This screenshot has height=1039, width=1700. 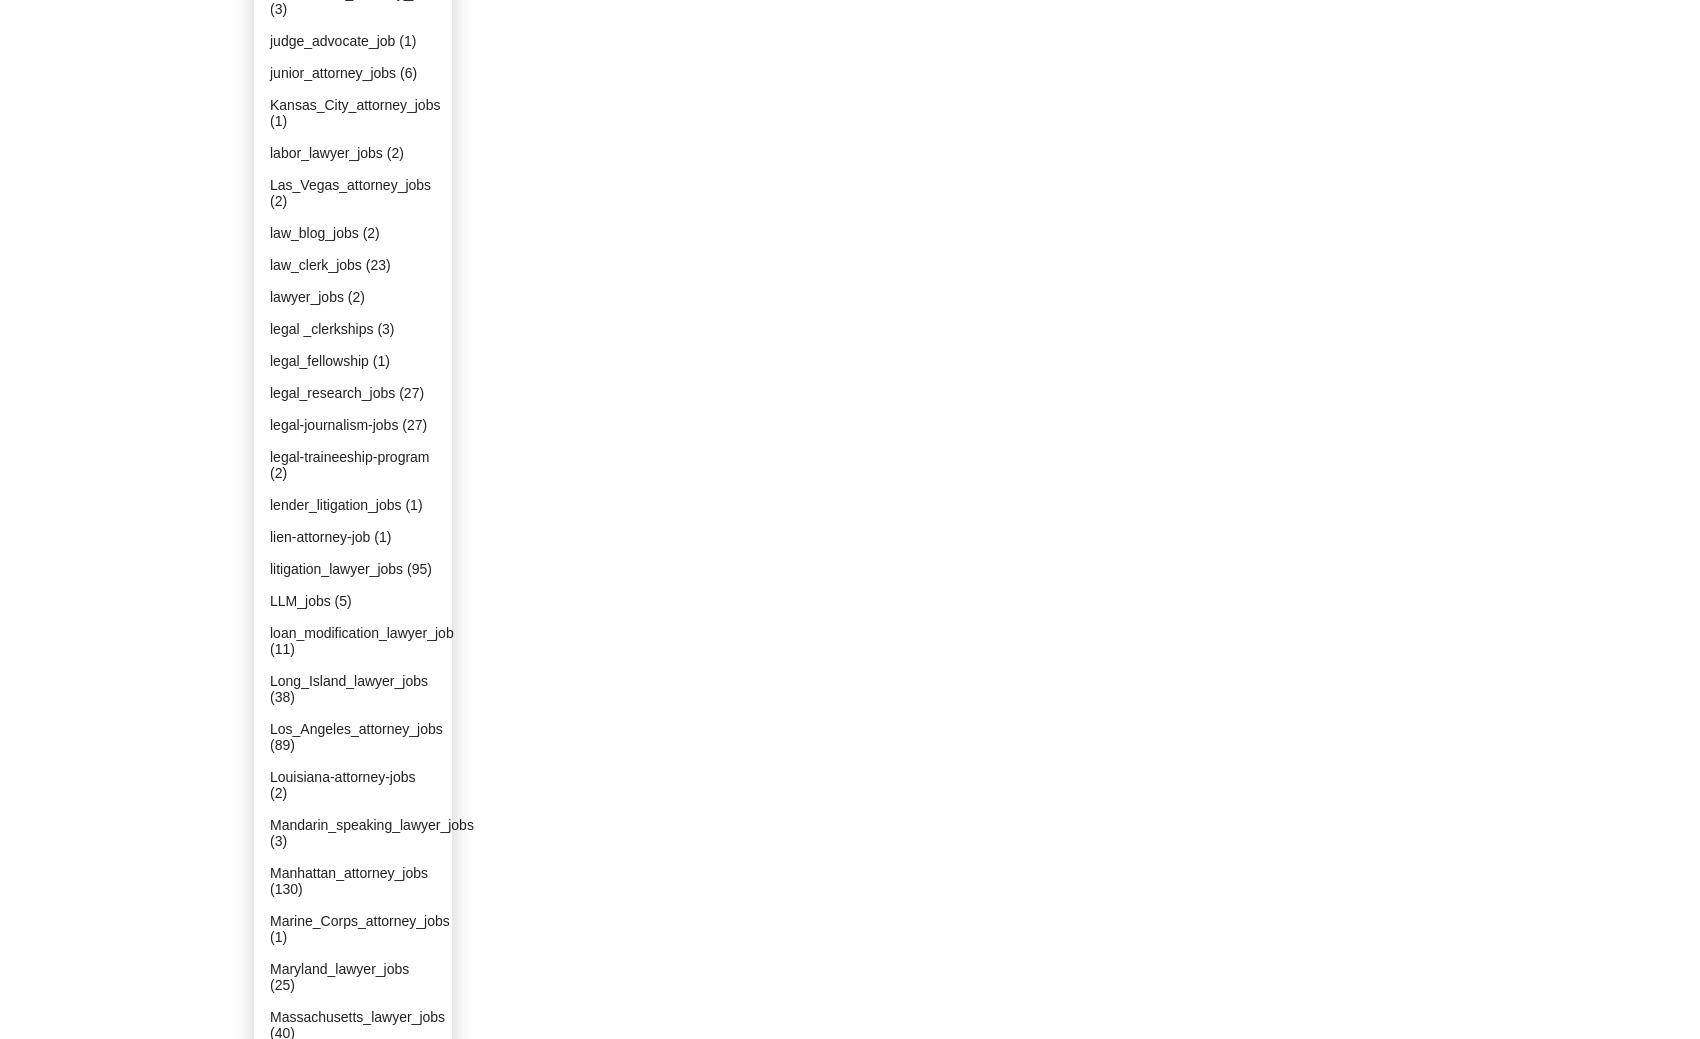 What do you see at coordinates (269, 823) in the screenshot?
I see `'Mandarin_speaking_lawyer_jobs'` at bounding box center [269, 823].